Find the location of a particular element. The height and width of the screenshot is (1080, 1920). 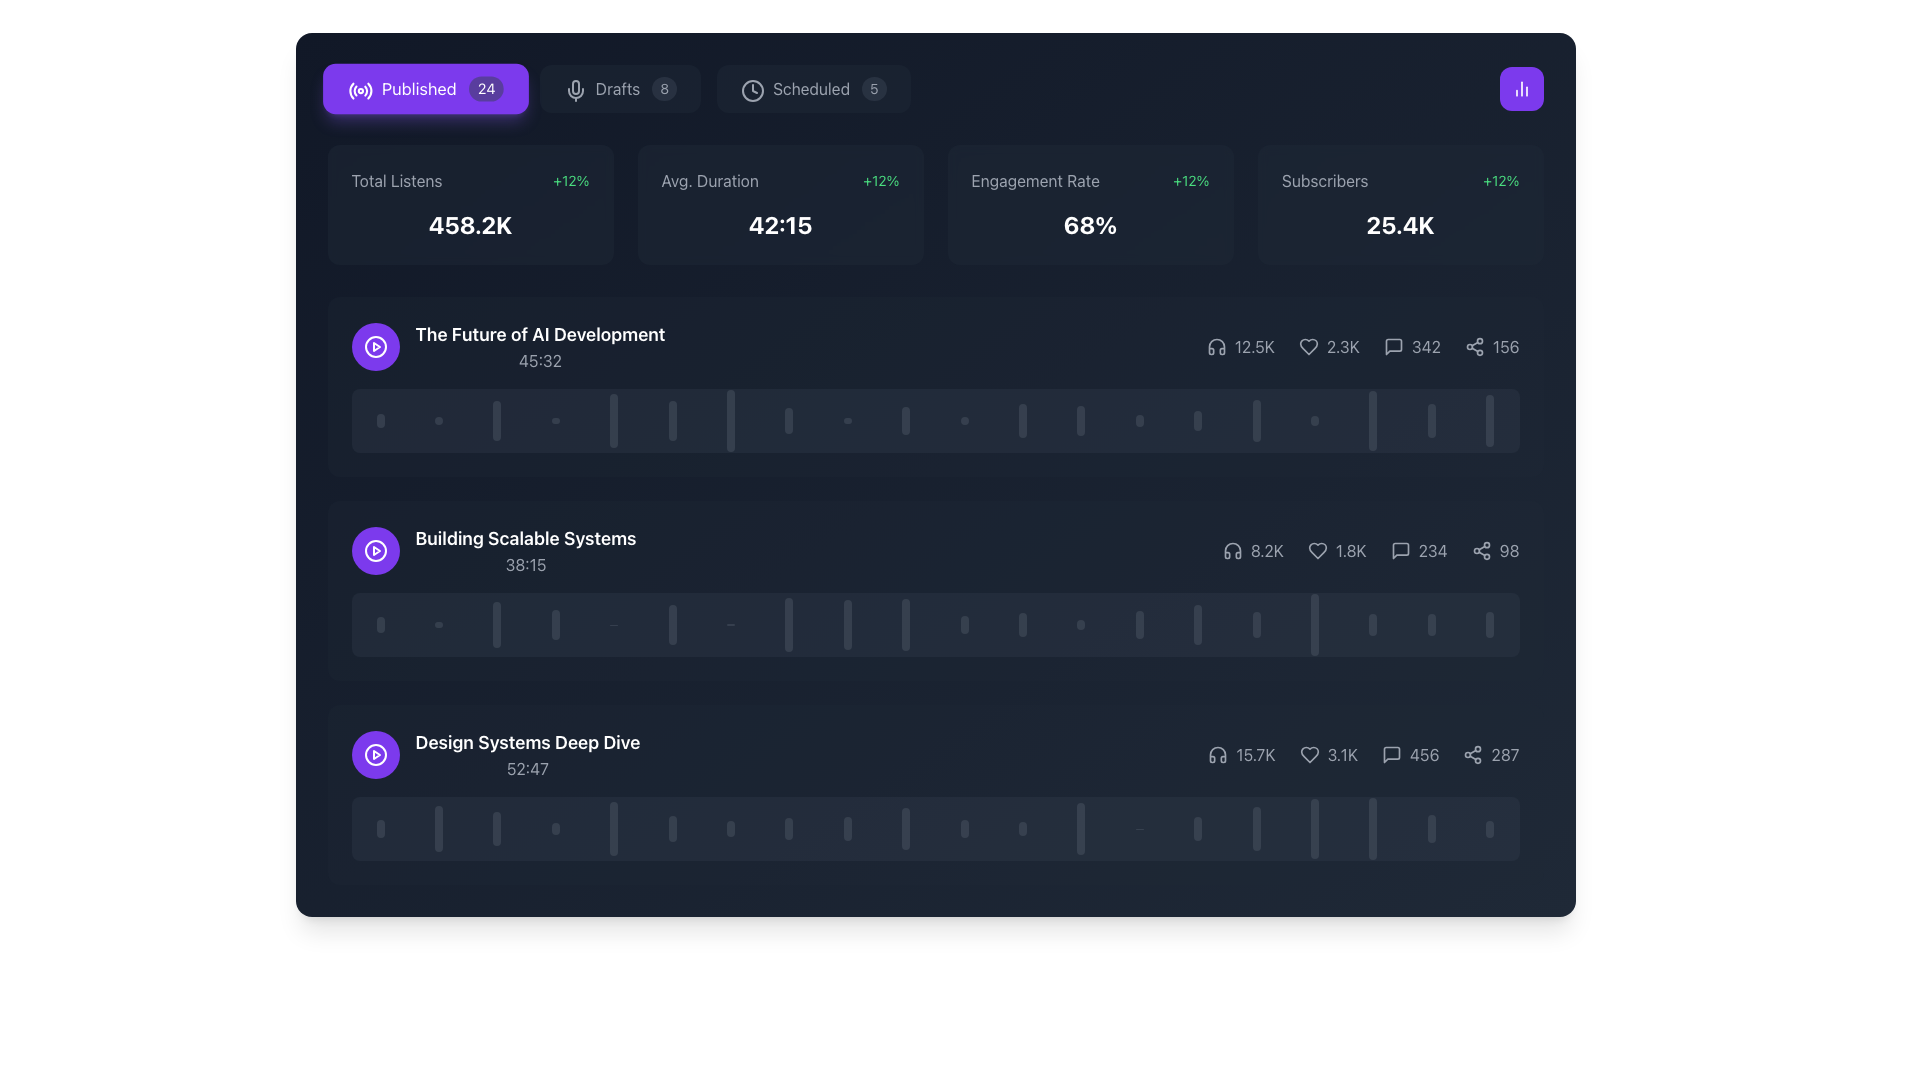

the numerical text '456' located at the bottom right section of the content information row is located at coordinates (1409, 755).